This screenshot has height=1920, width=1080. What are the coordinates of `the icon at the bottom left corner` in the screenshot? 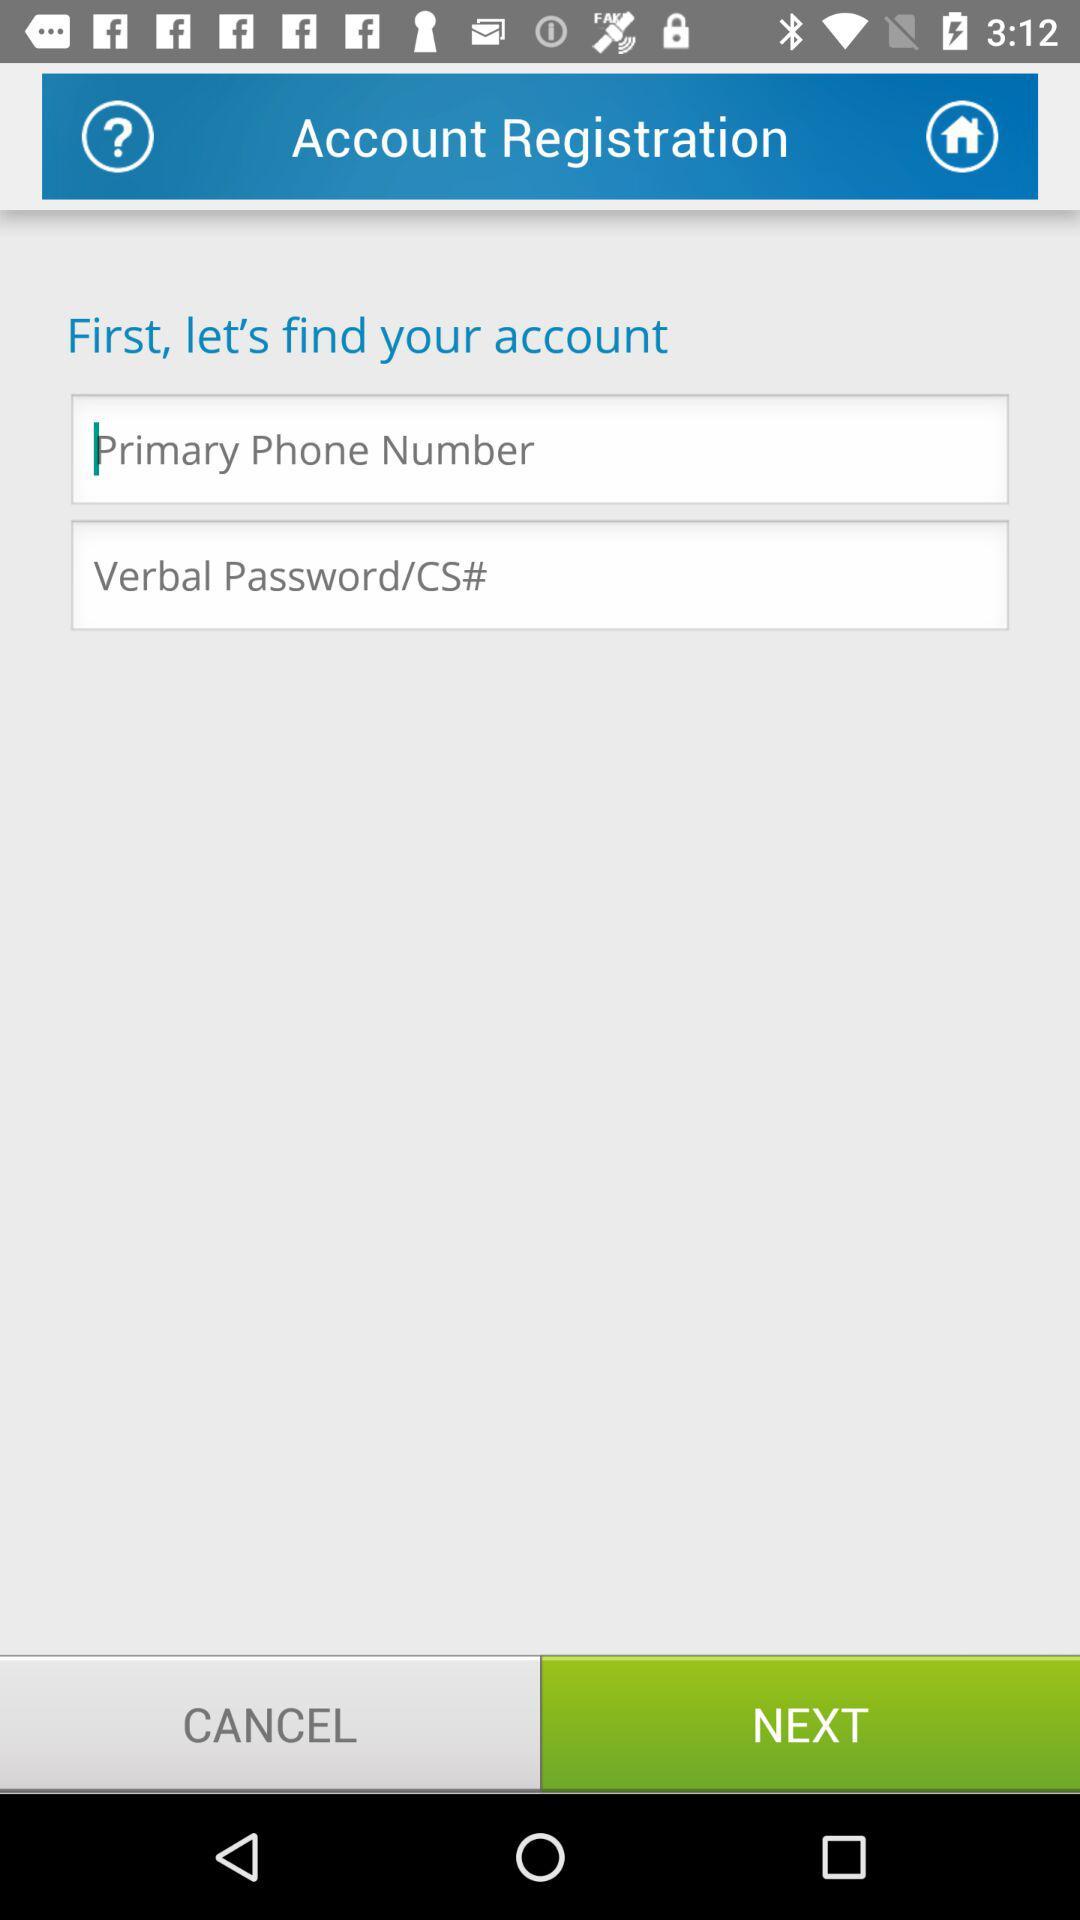 It's located at (270, 1722).